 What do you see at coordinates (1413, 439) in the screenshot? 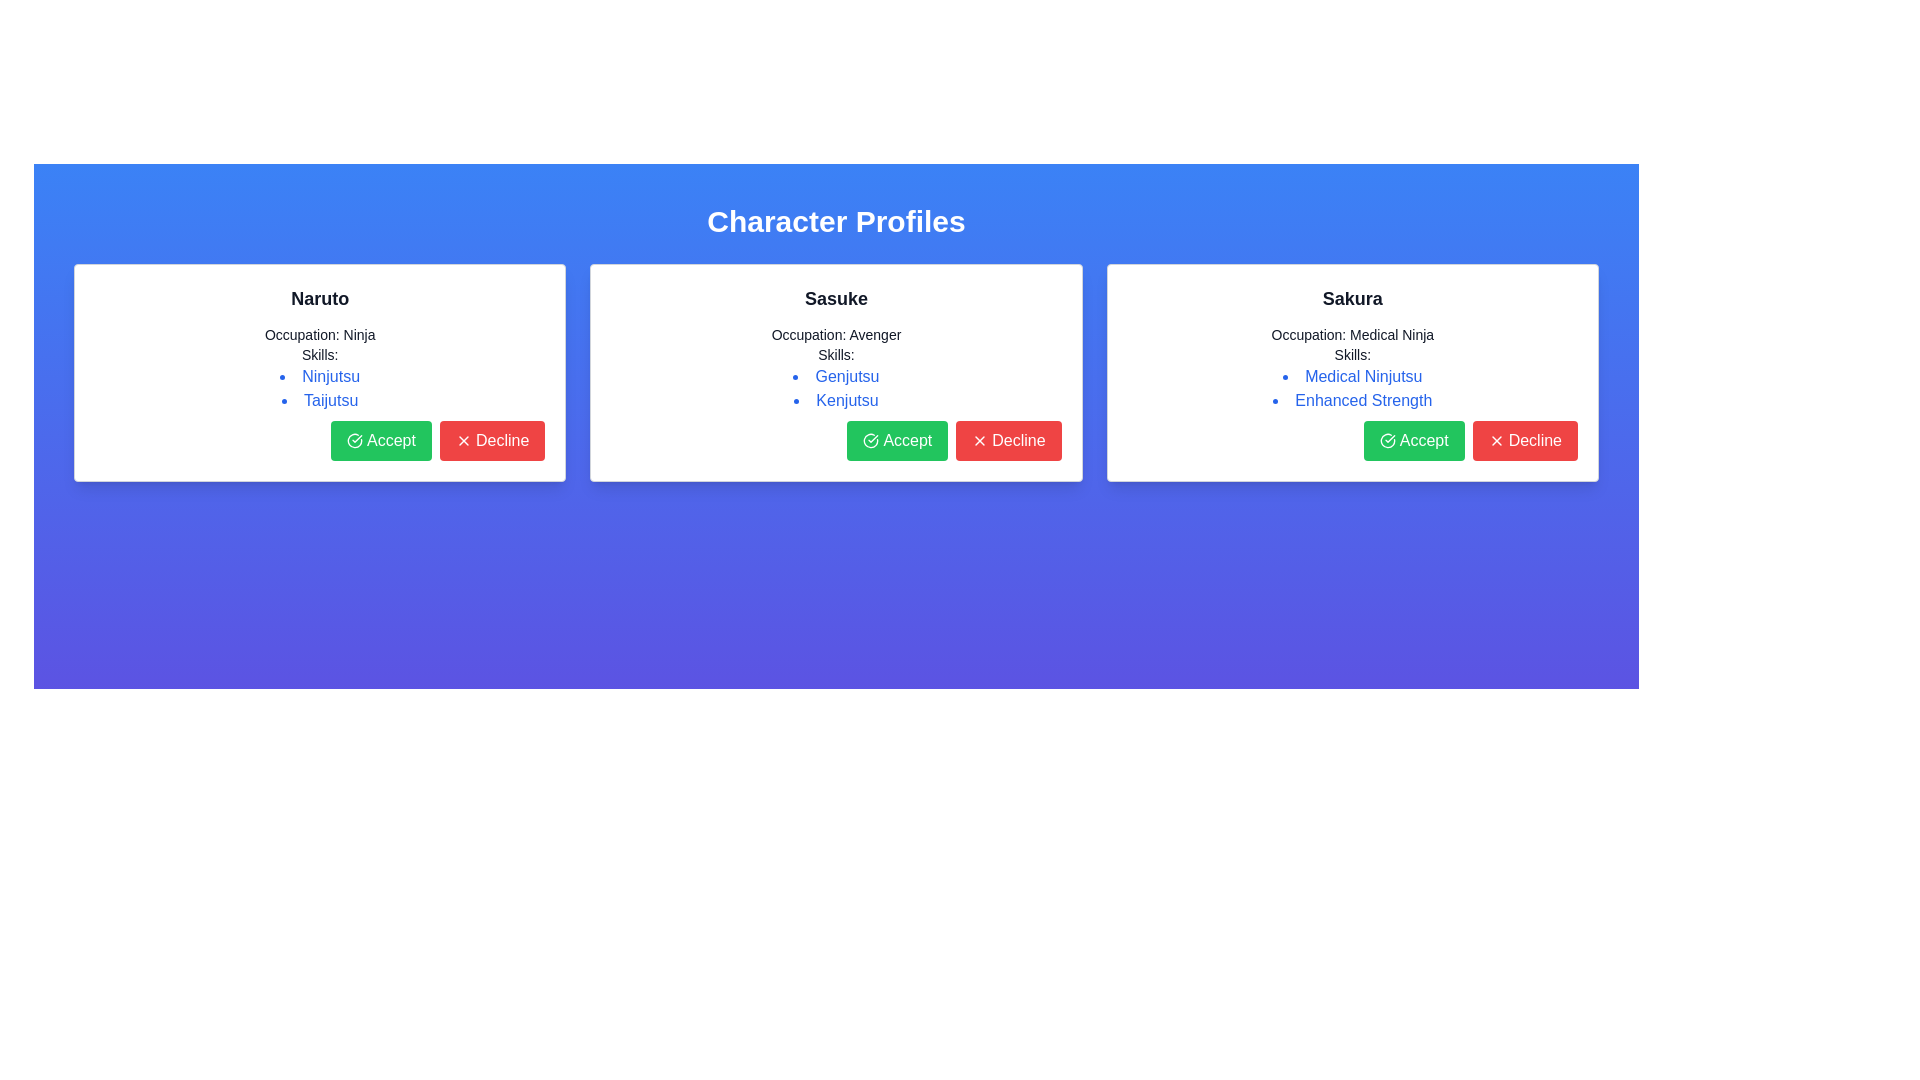
I see `the 'Accept' button located in the bottom section of the 'Sakura' card` at bounding box center [1413, 439].